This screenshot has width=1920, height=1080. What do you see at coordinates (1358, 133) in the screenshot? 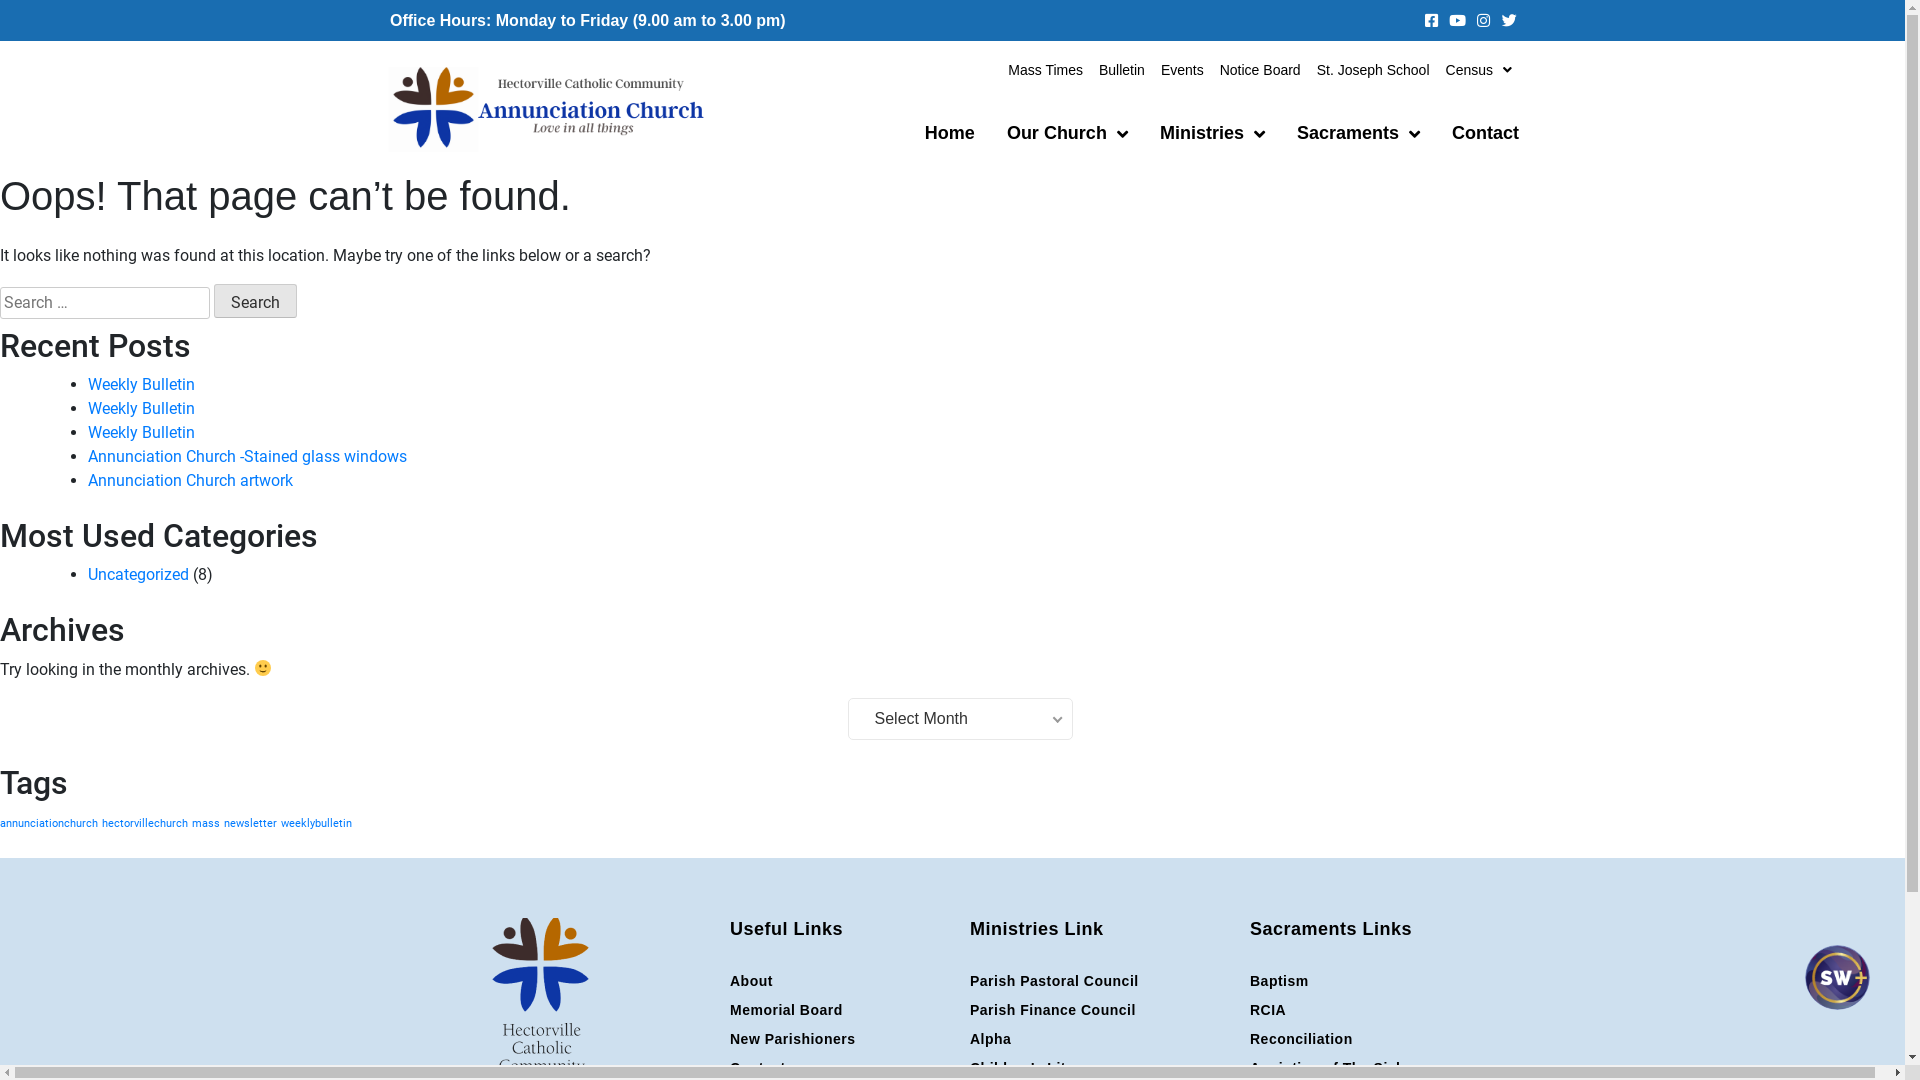
I see `'Sacraments'` at bounding box center [1358, 133].